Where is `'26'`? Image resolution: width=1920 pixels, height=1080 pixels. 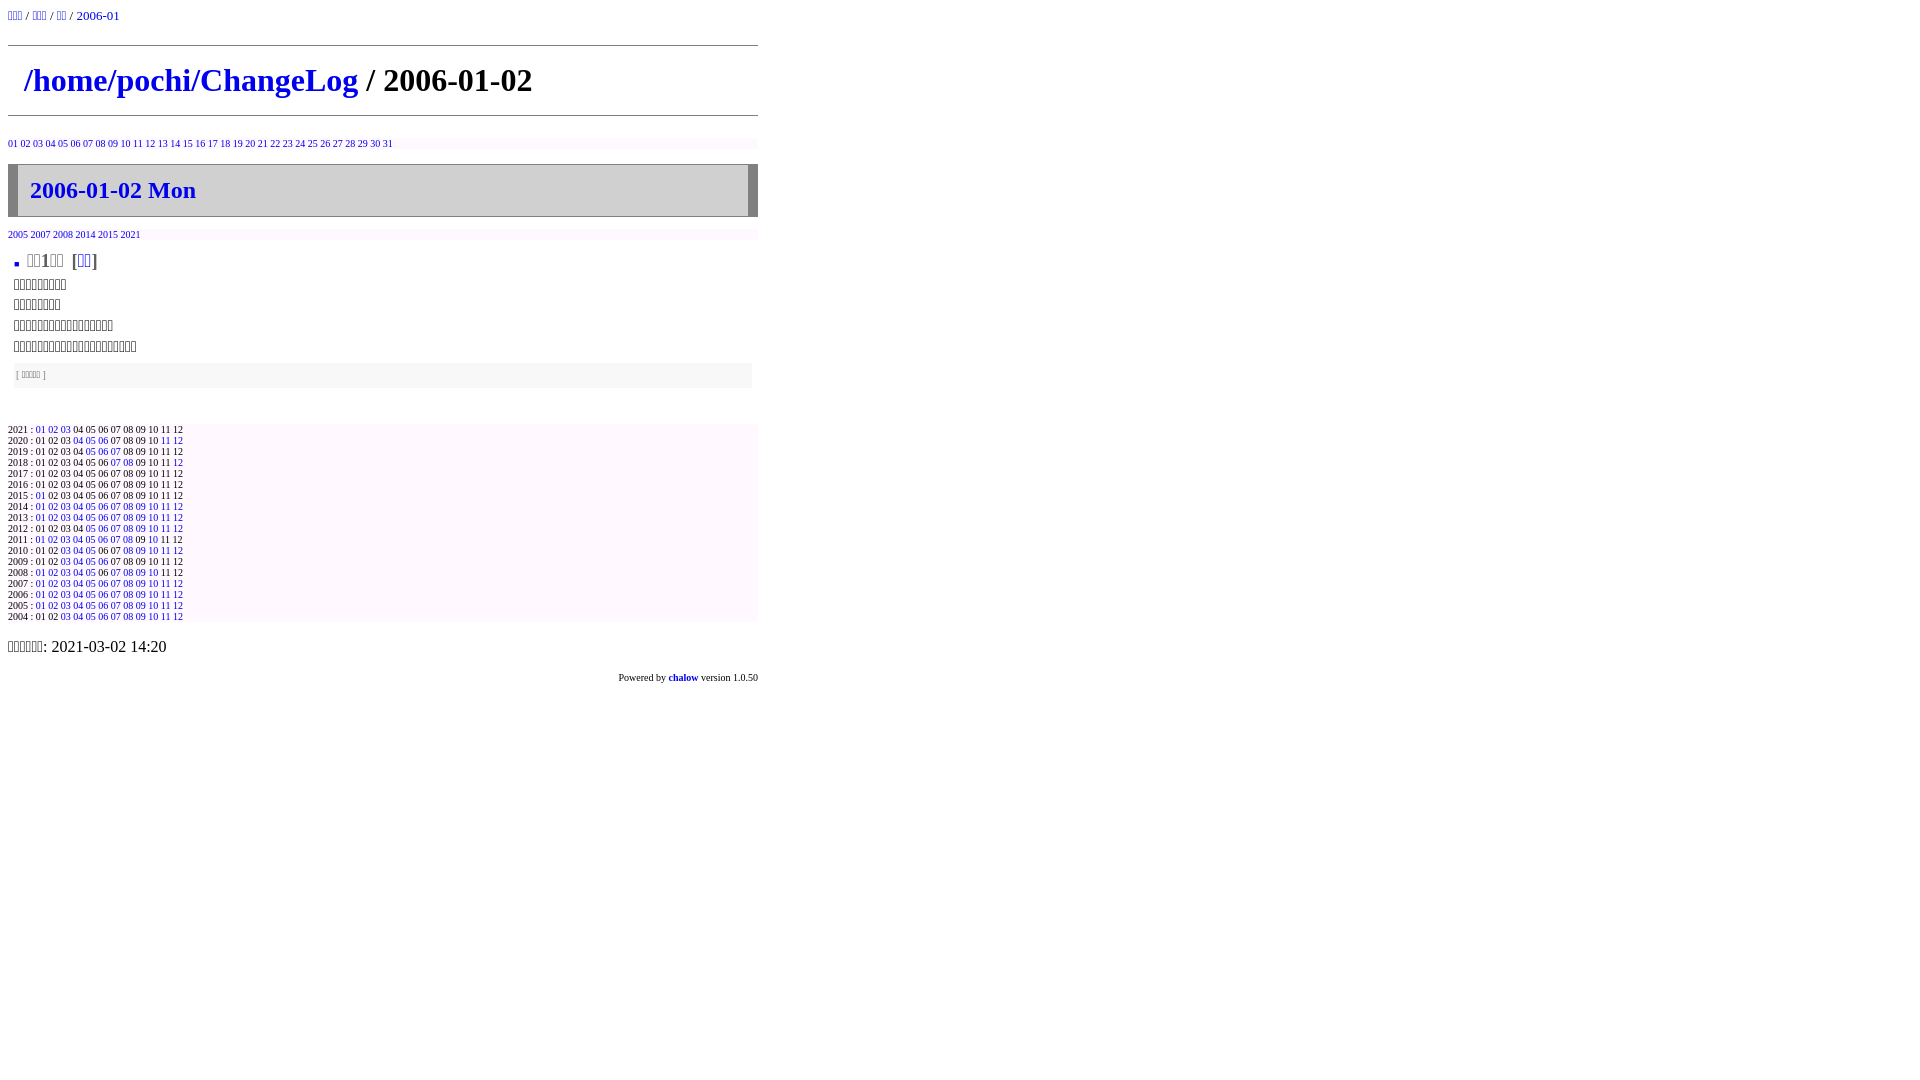 '26' is located at coordinates (325, 142).